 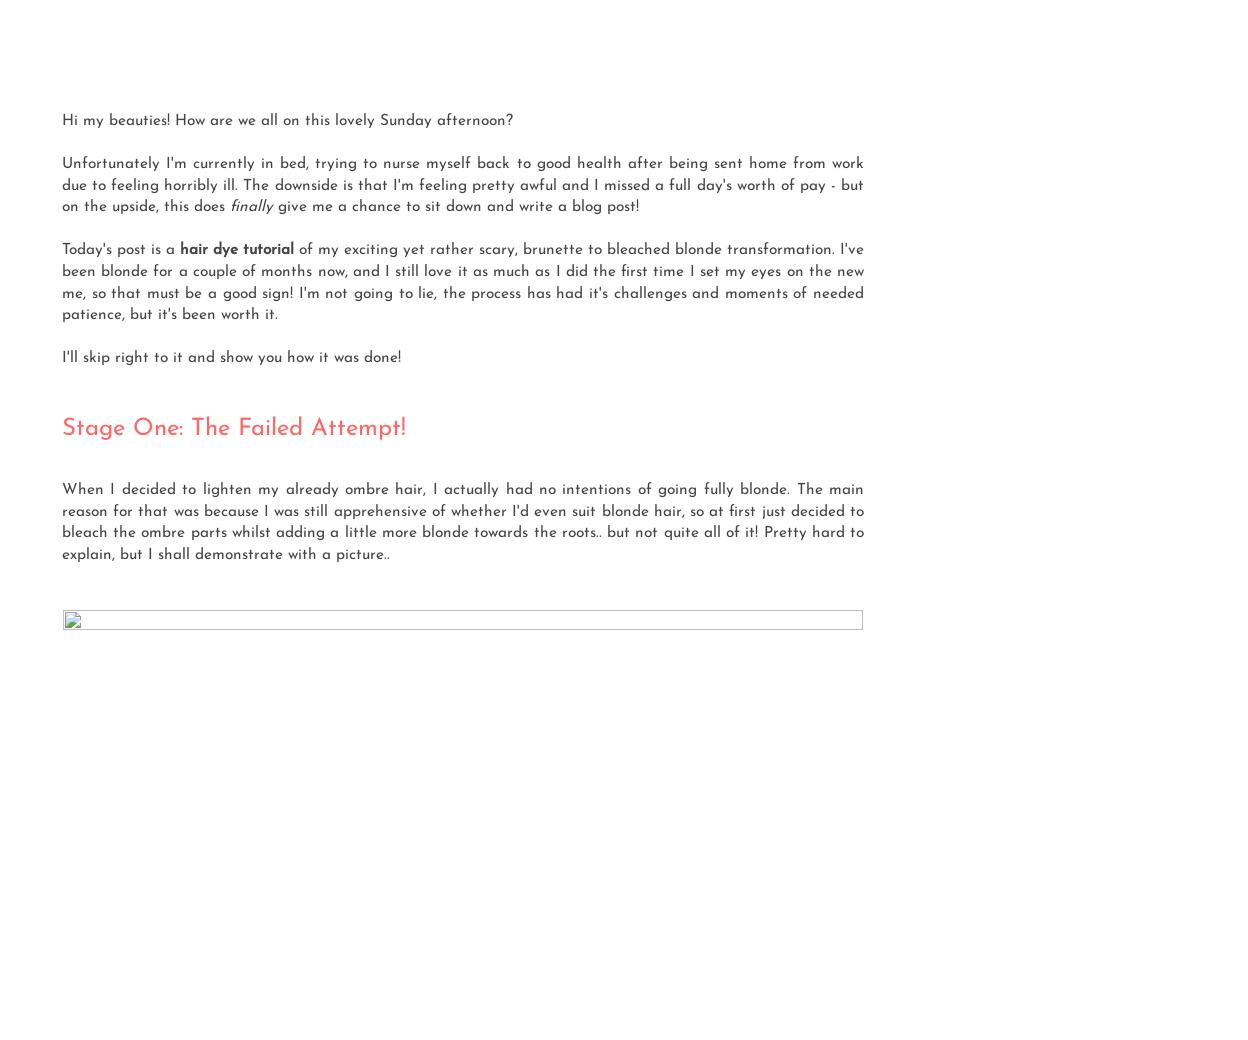 What do you see at coordinates (463, 281) in the screenshot?
I see `'of my exciting yet rather scary, brunette to bleached blonde transformation. I've been blonde for a couple of months now, and I still love it as much as I did the first time I set my eyes on the new me, so that must be a good sign! I'm not going to lie, the process has had it's challenges and moments of needed patience, but it's been worth it.'` at bounding box center [463, 281].